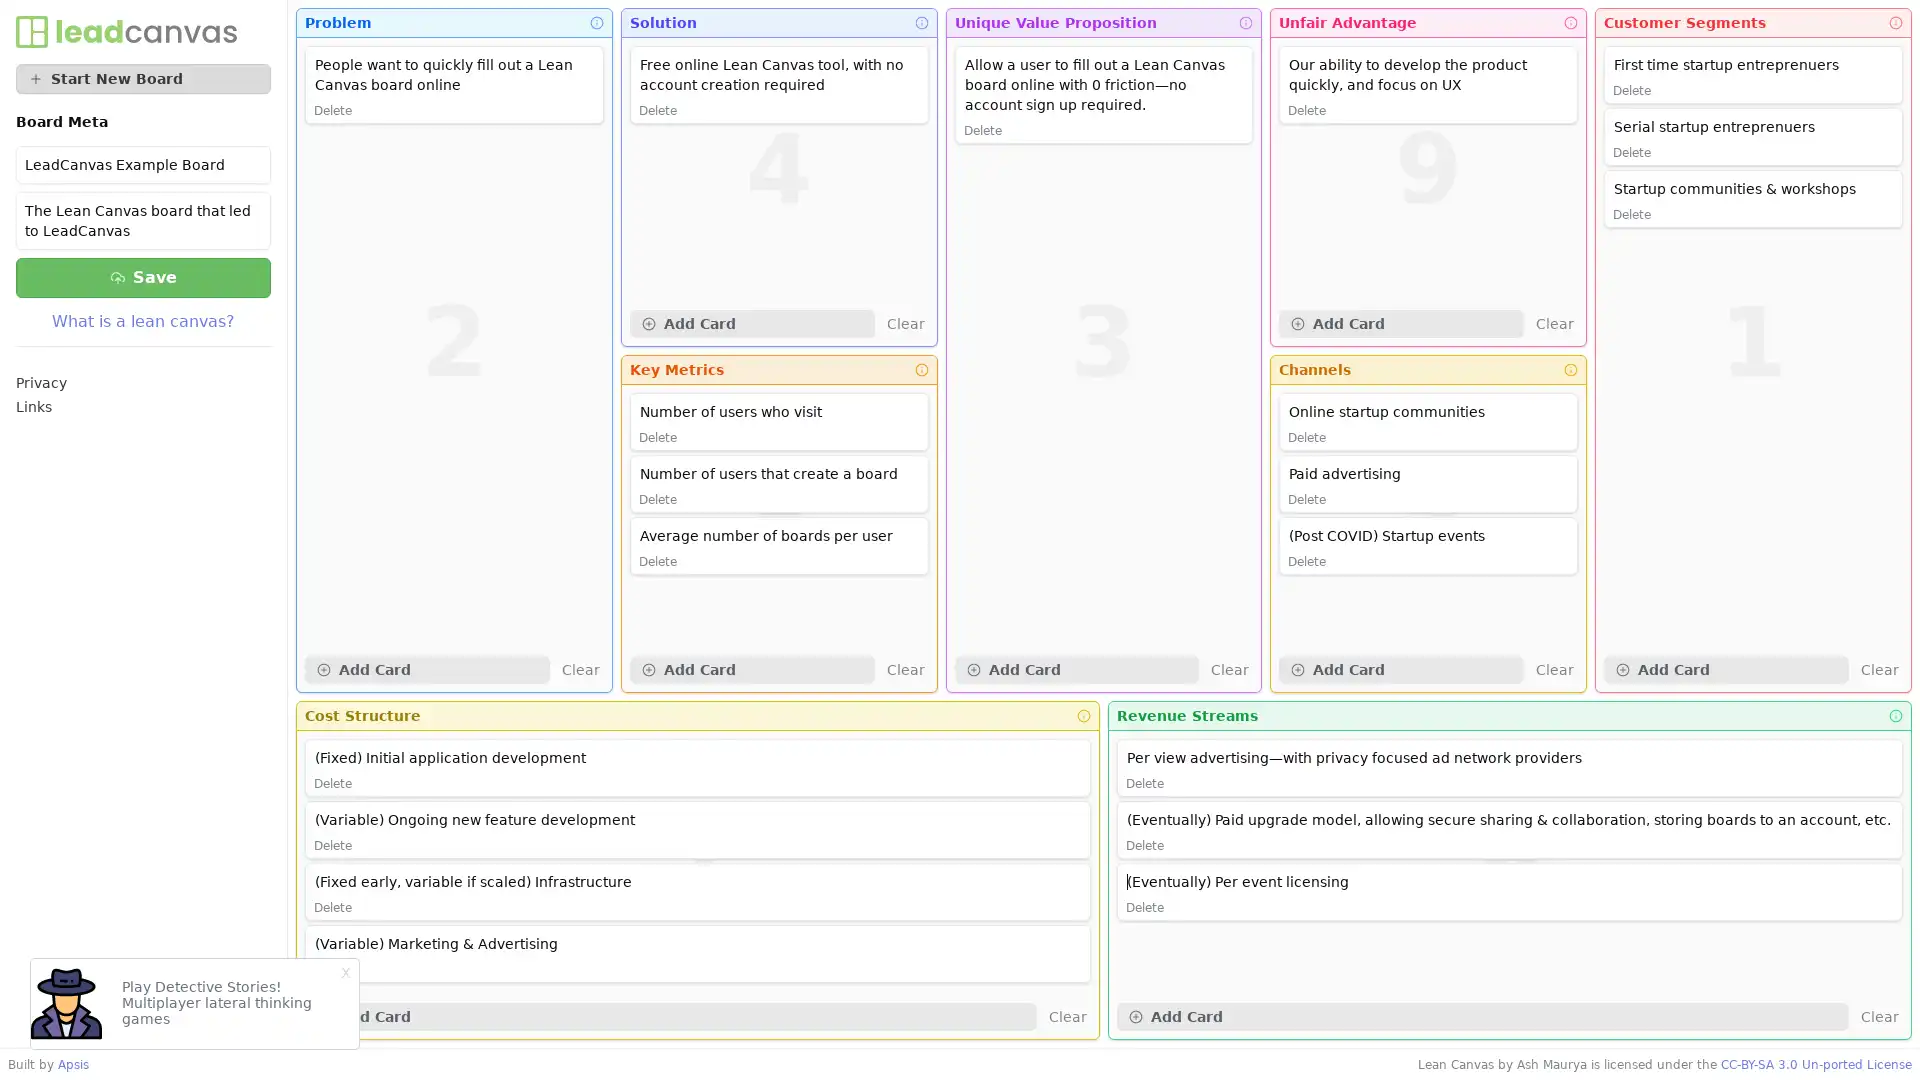 This screenshot has height=1080, width=1920. I want to click on Delete, so click(332, 907).